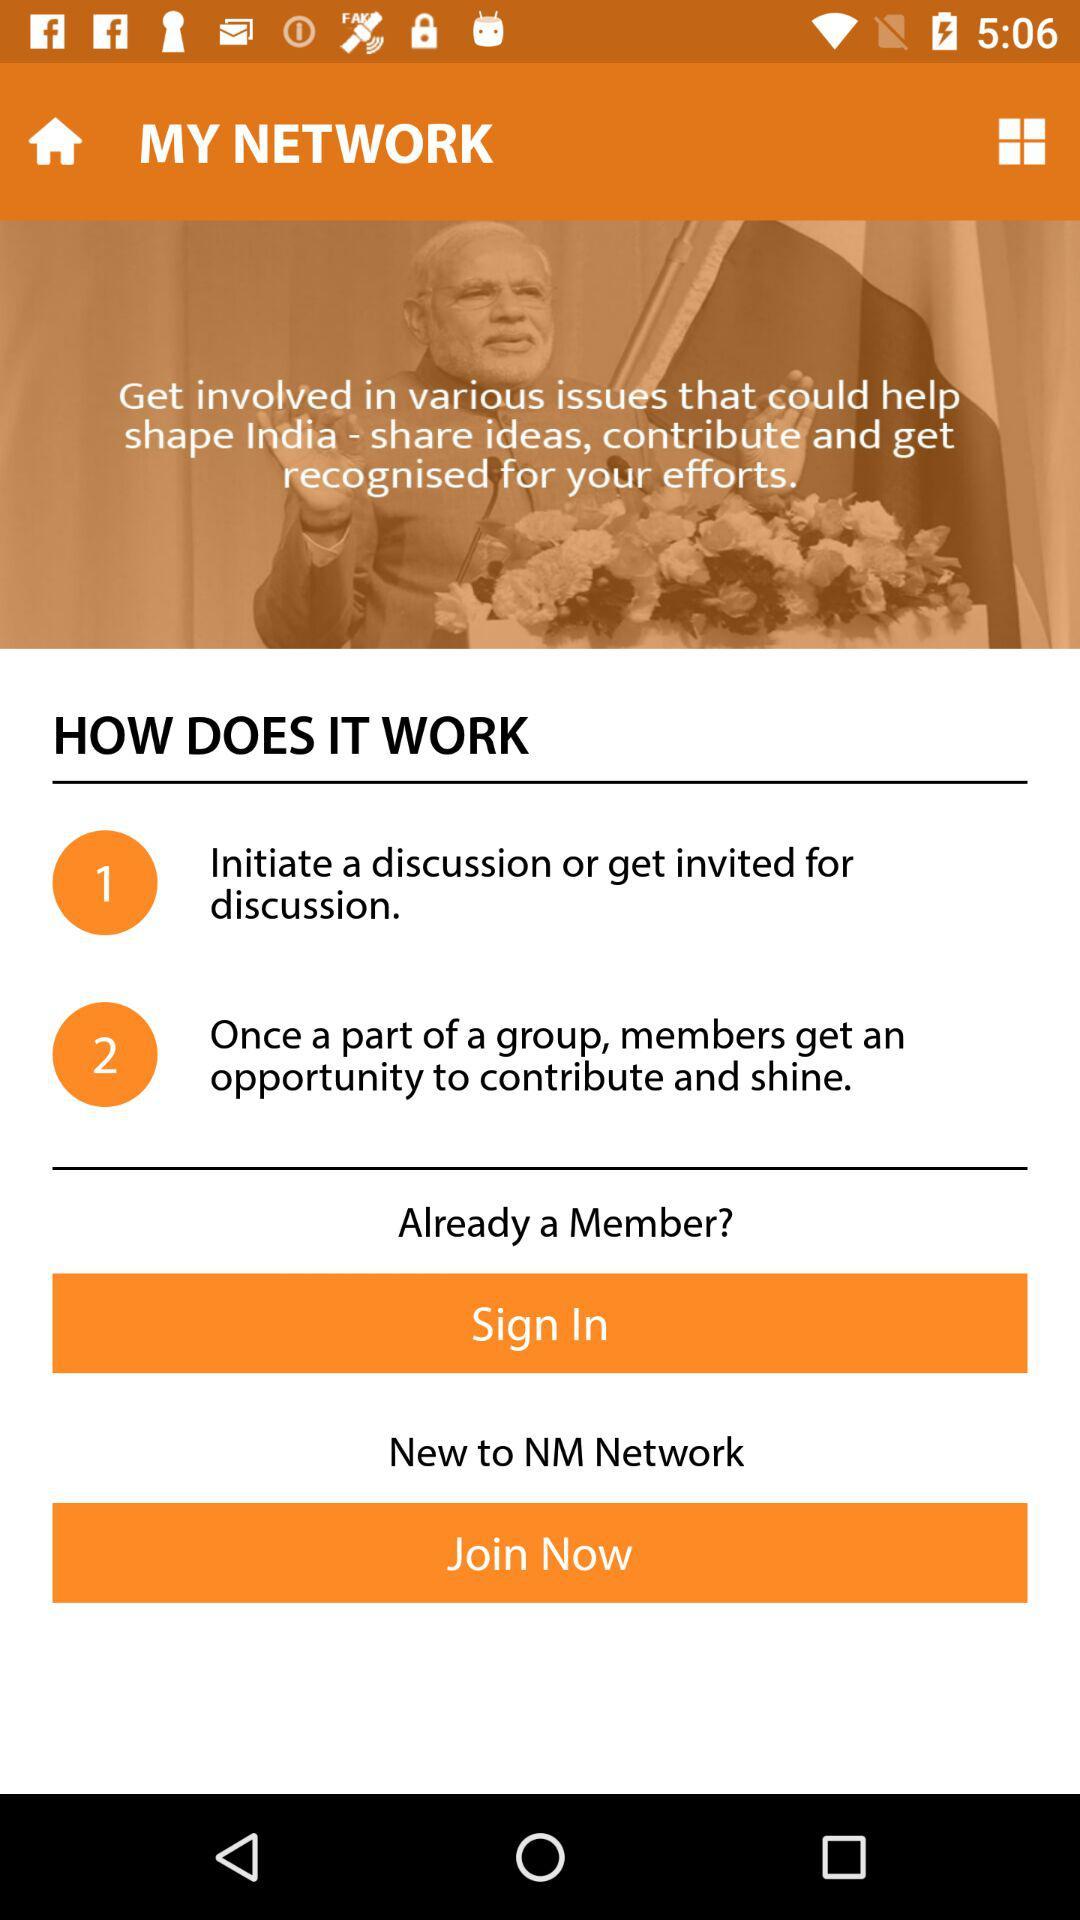  I want to click on icon below new to nm icon, so click(540, 1551).